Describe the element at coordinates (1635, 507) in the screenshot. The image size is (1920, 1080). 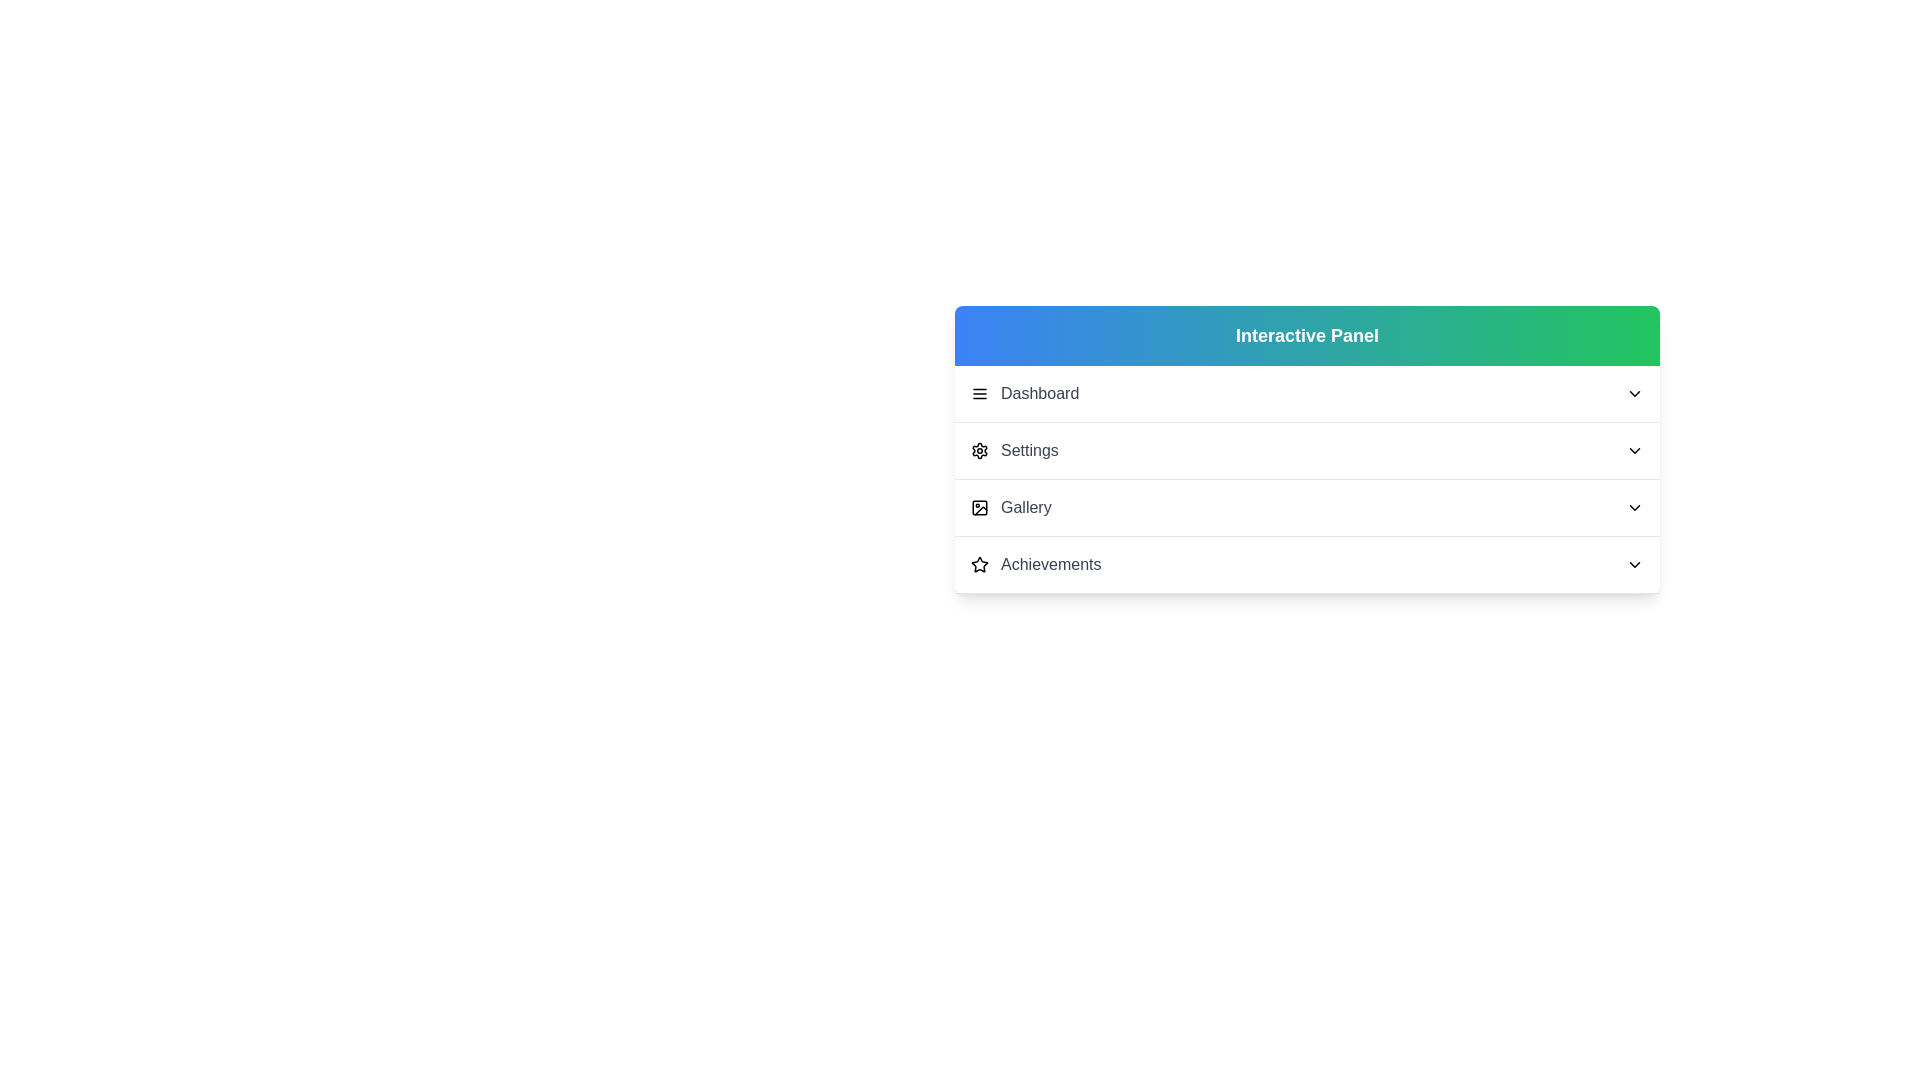
I see `the chevron-down icon located on the right side of the 'Gallery' section` at that location.